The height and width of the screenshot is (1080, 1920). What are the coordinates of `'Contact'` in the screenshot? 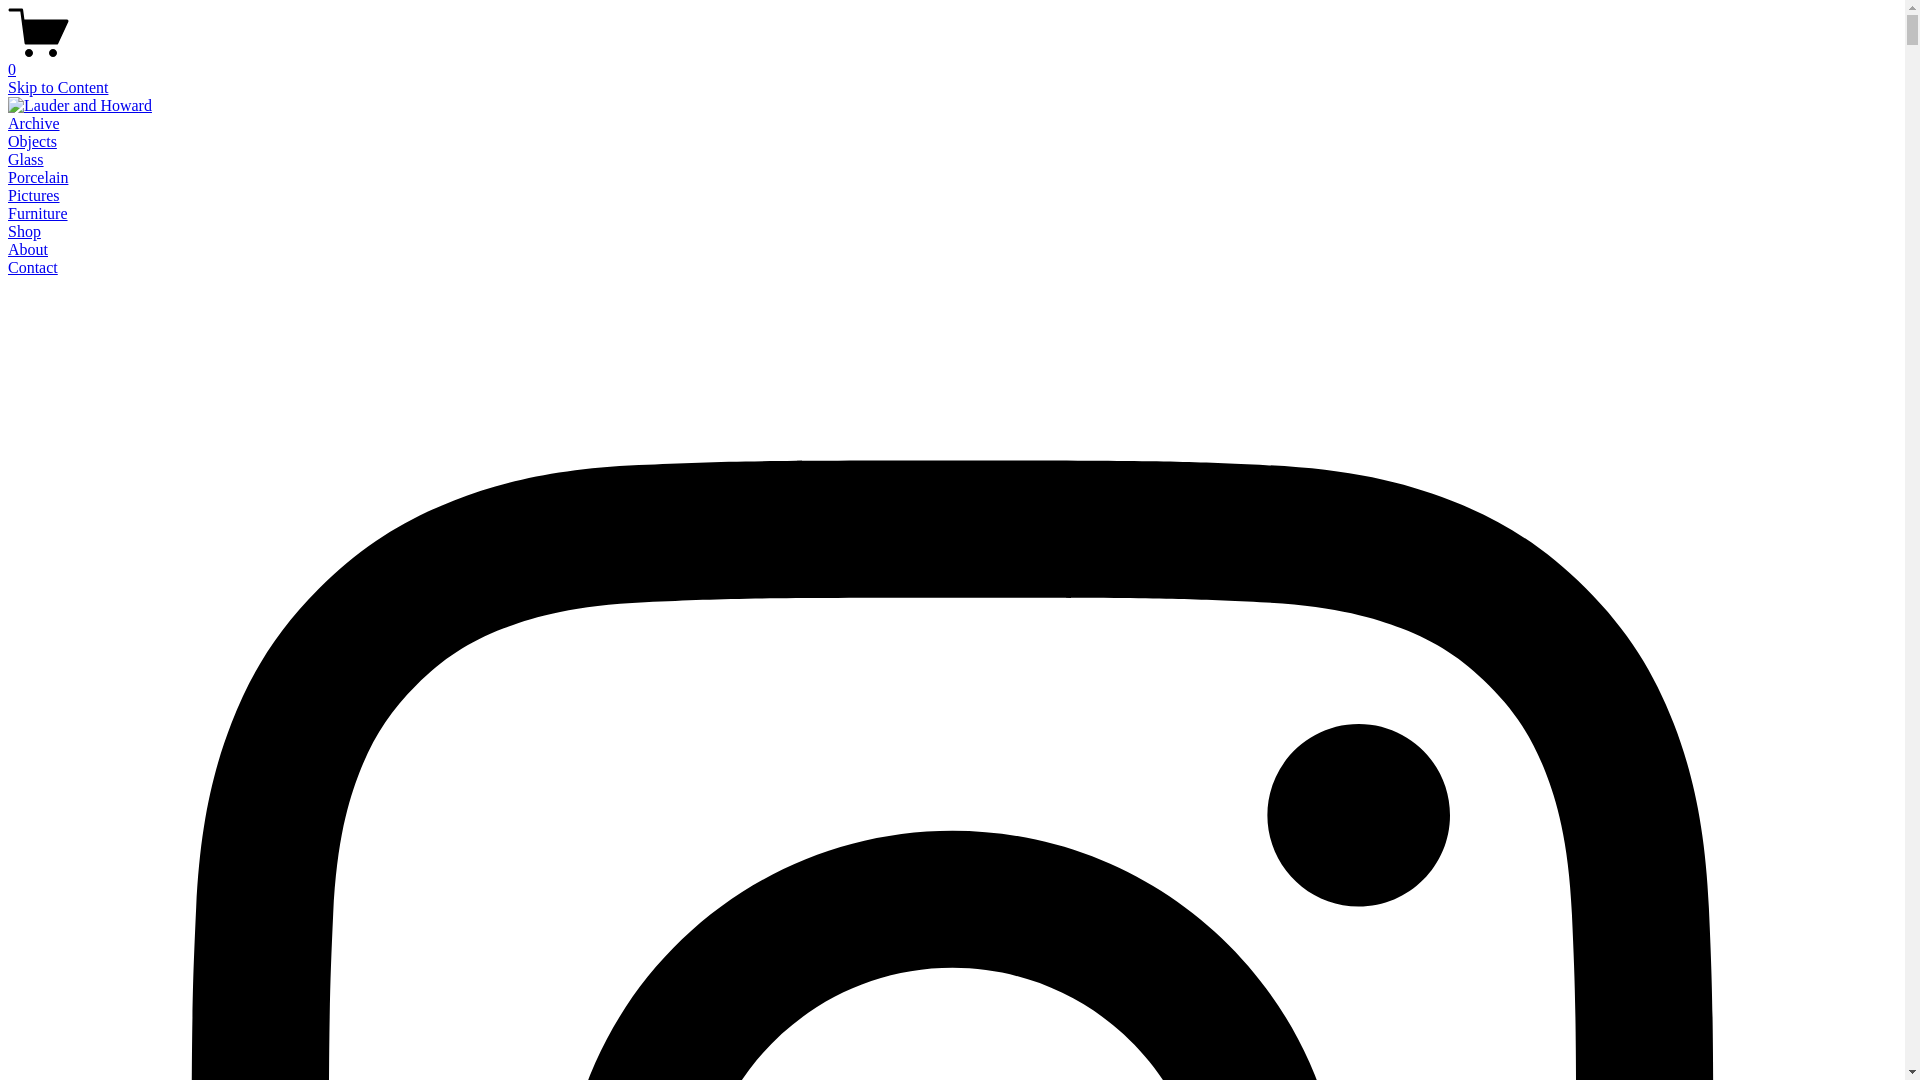 It's located at (8, 266).